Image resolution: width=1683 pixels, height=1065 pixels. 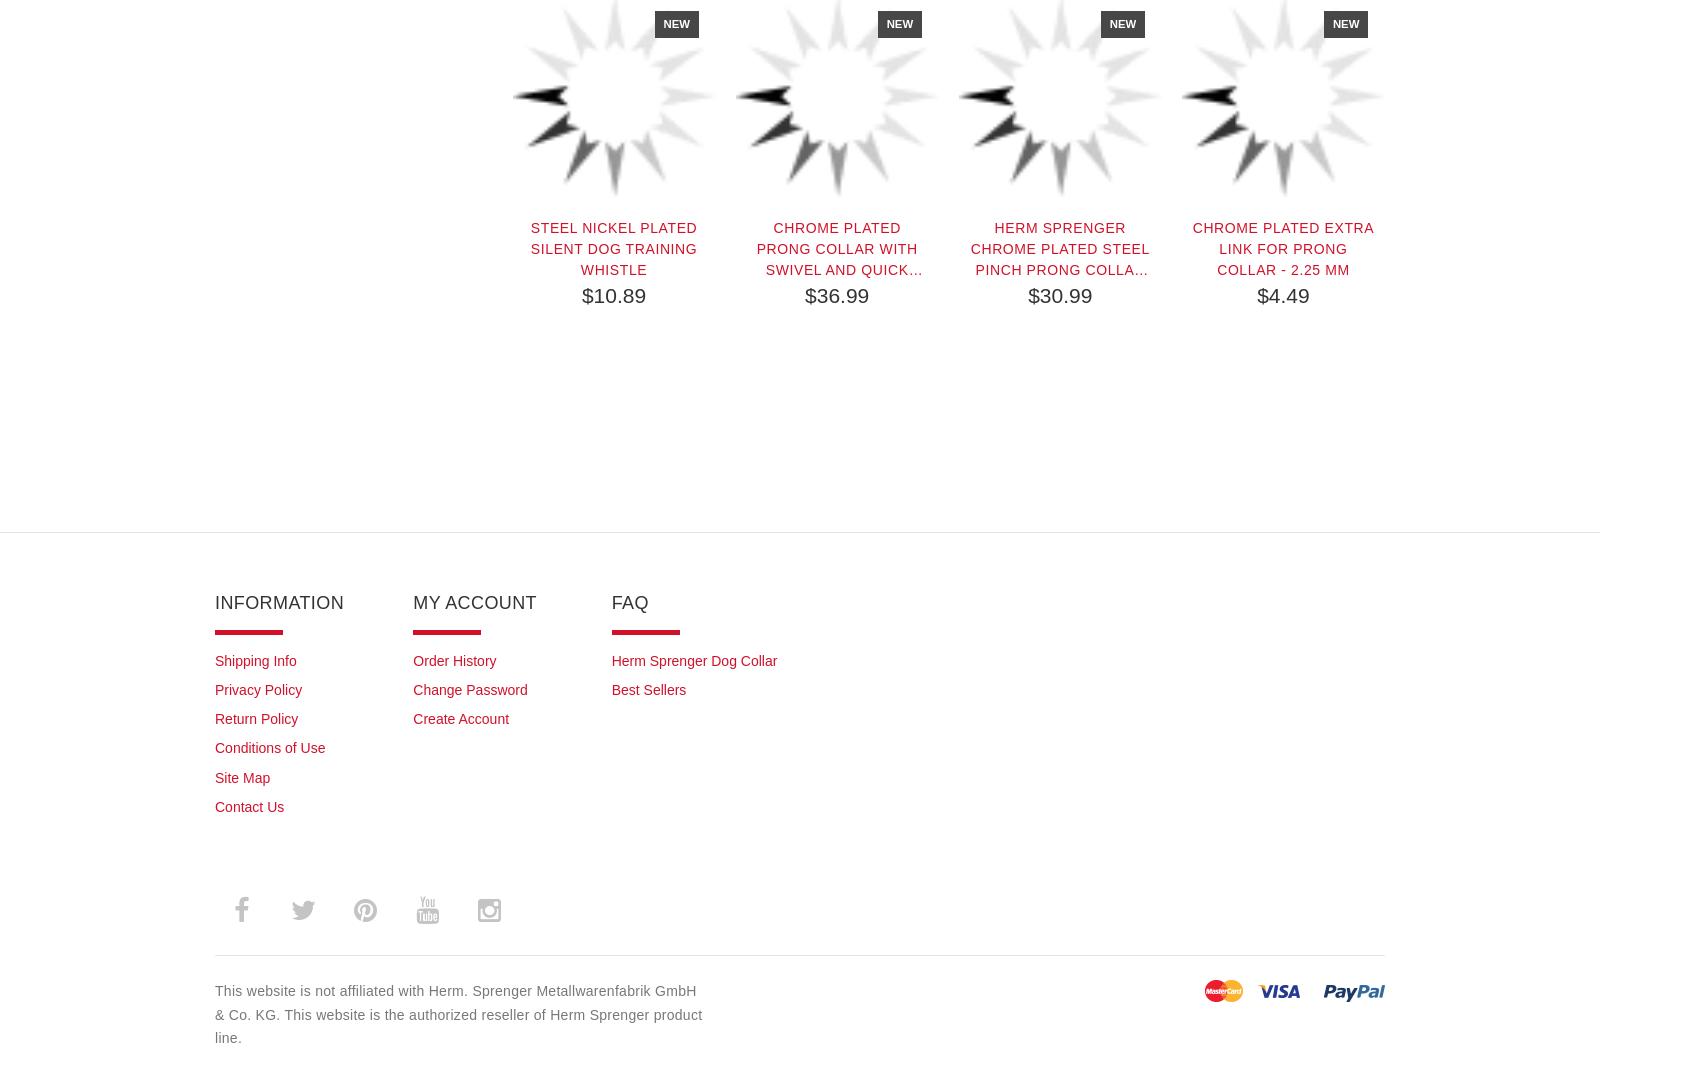 I want to click on 'Create Account', so click(x=460, y=718).